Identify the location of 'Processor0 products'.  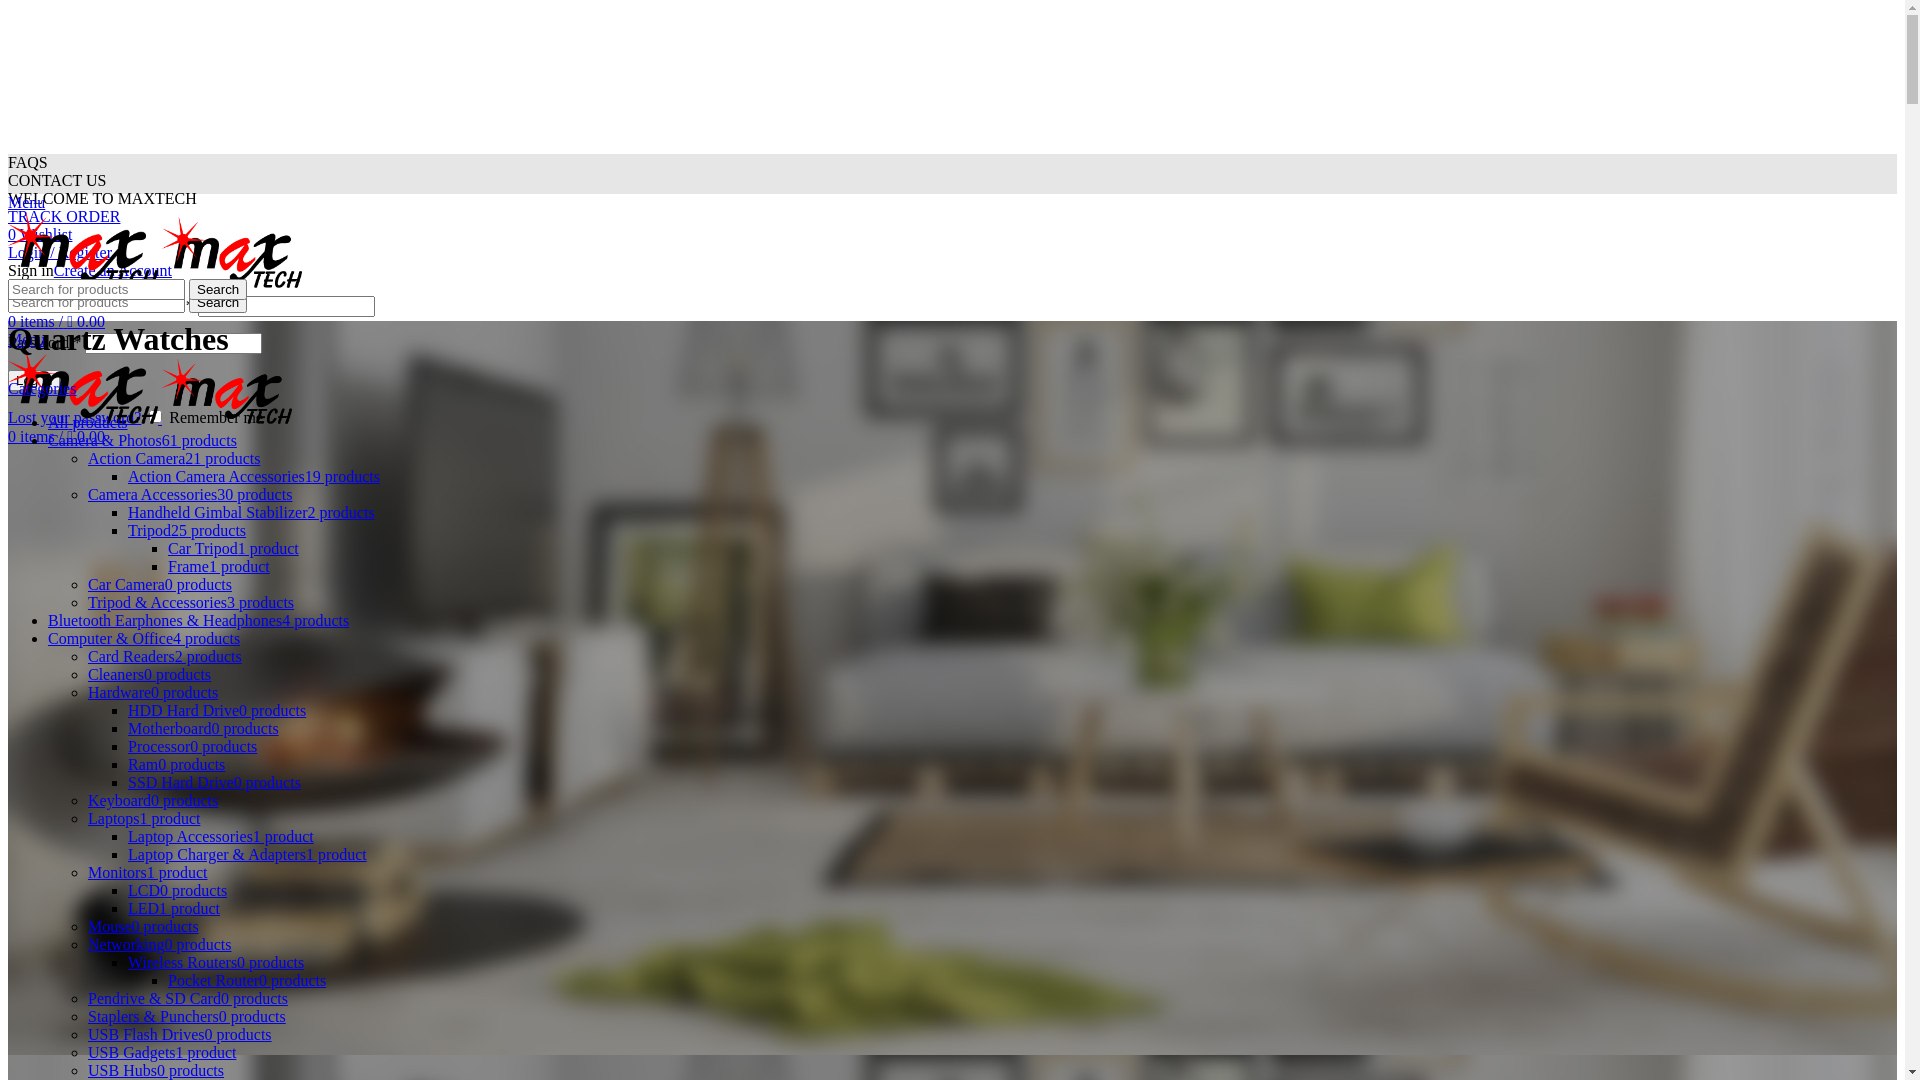
(192, 746).